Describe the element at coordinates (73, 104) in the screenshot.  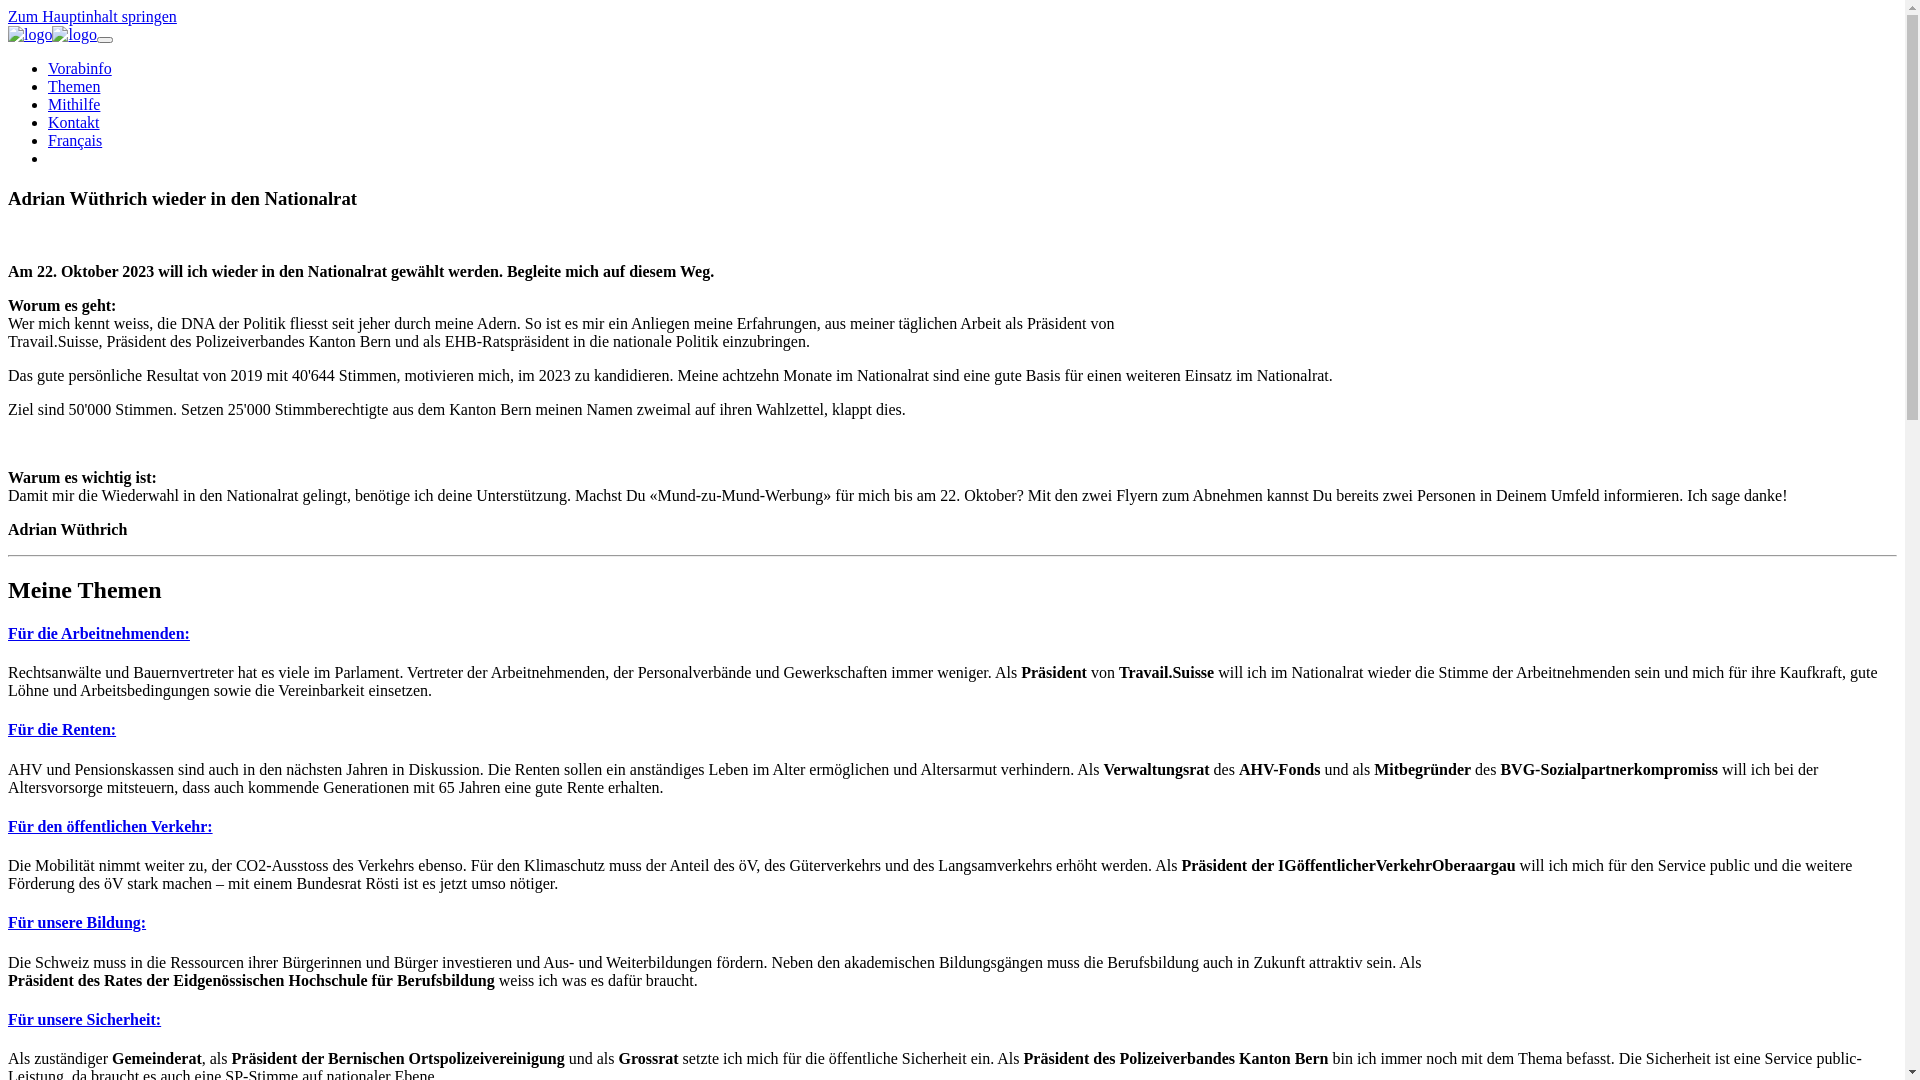
I see `'Mithilfe'` at that location.